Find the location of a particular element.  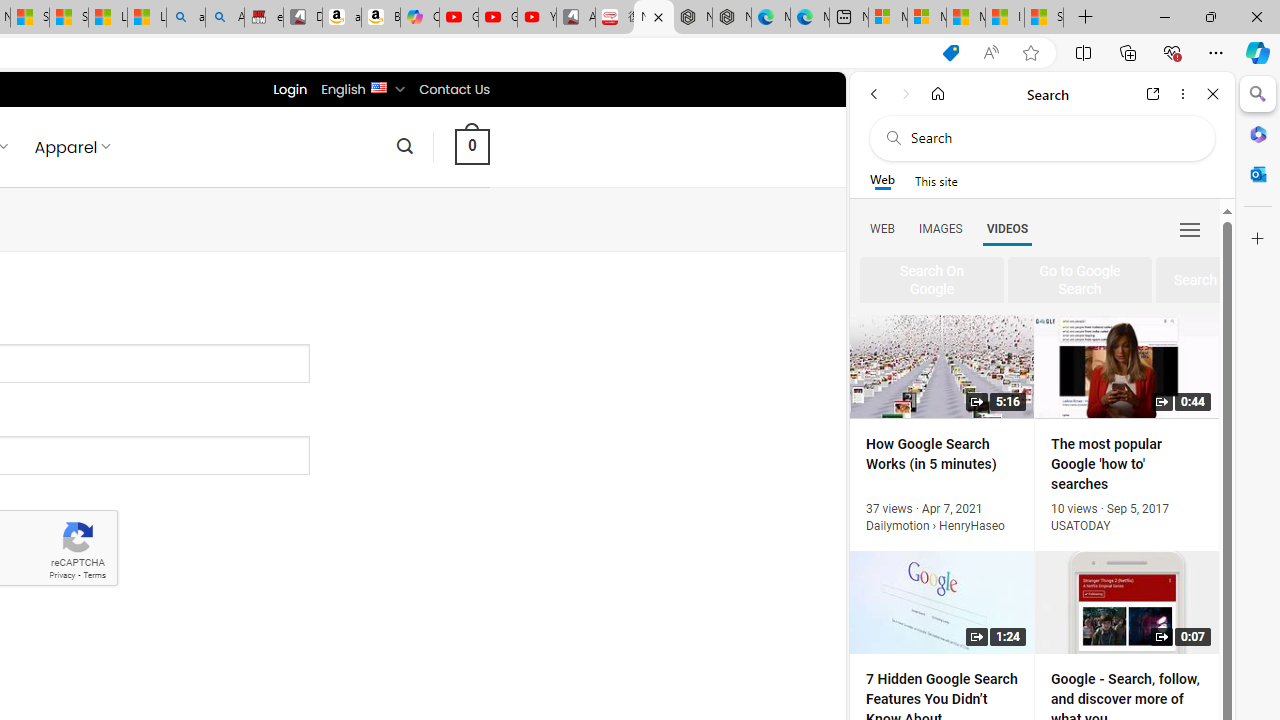

'  0  ' is located at coordinates (471, 145).